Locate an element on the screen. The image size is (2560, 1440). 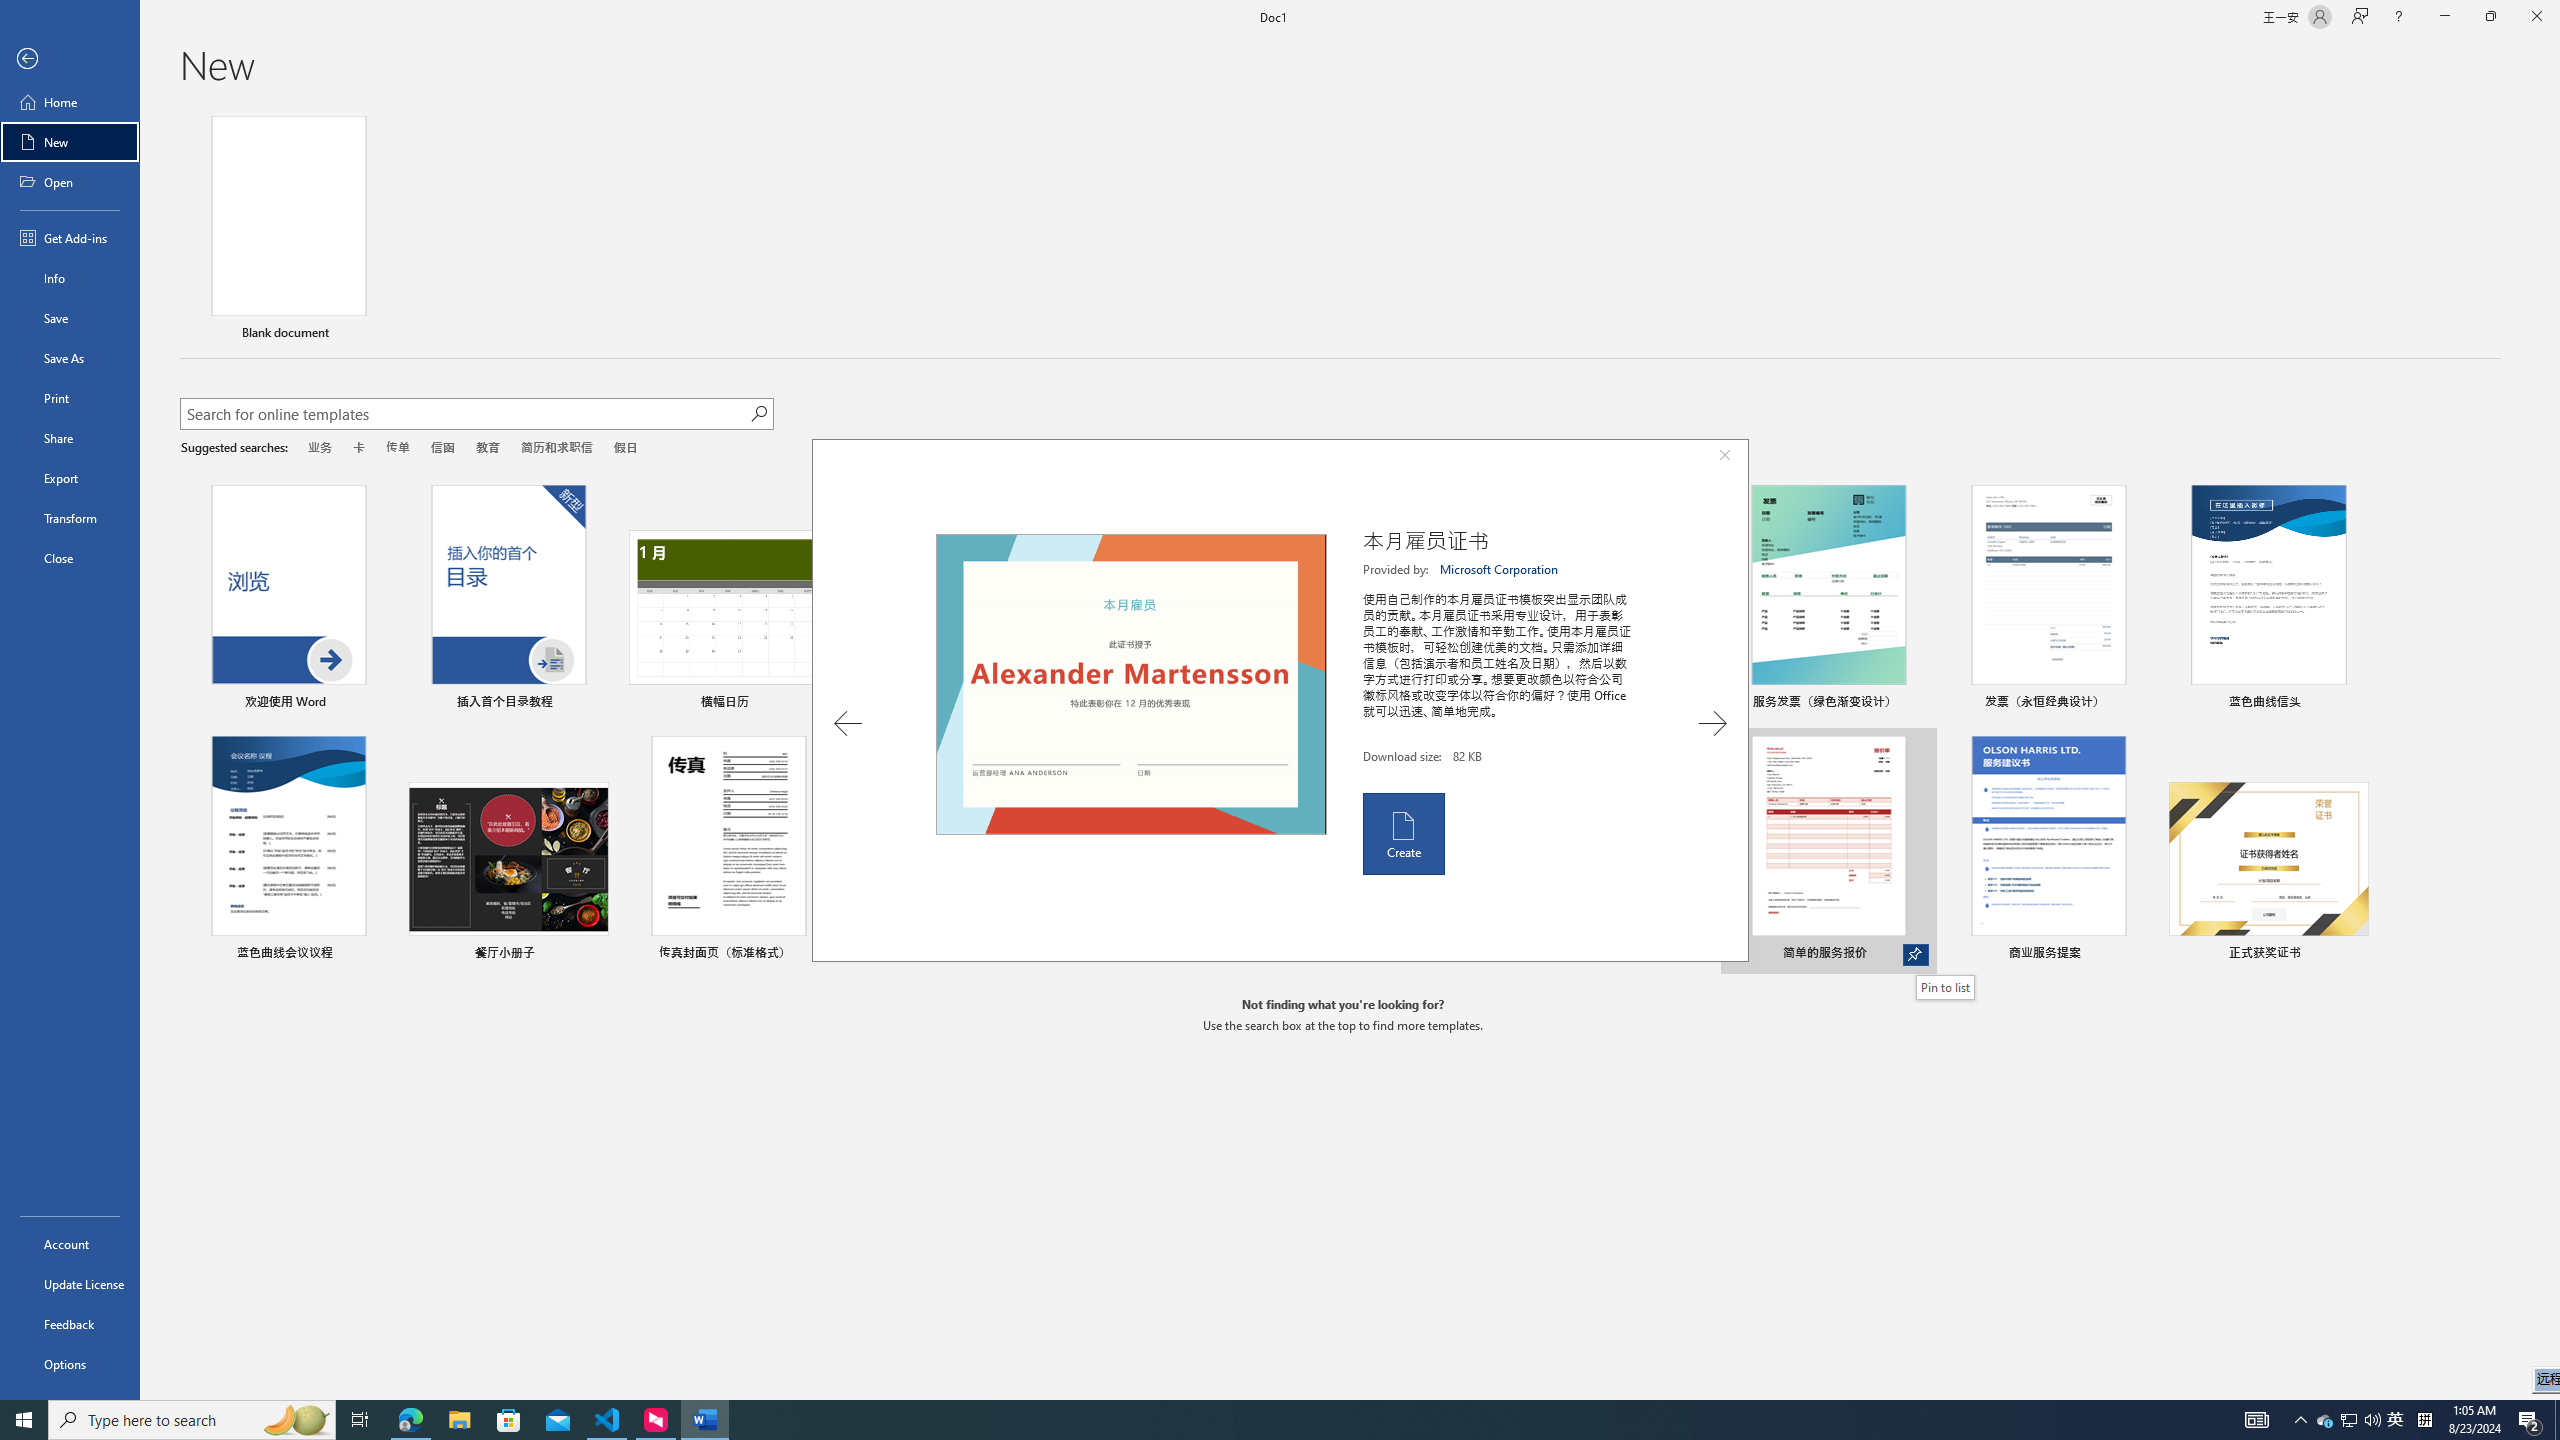
'Next Template' is located at coordinates (1712, 723).